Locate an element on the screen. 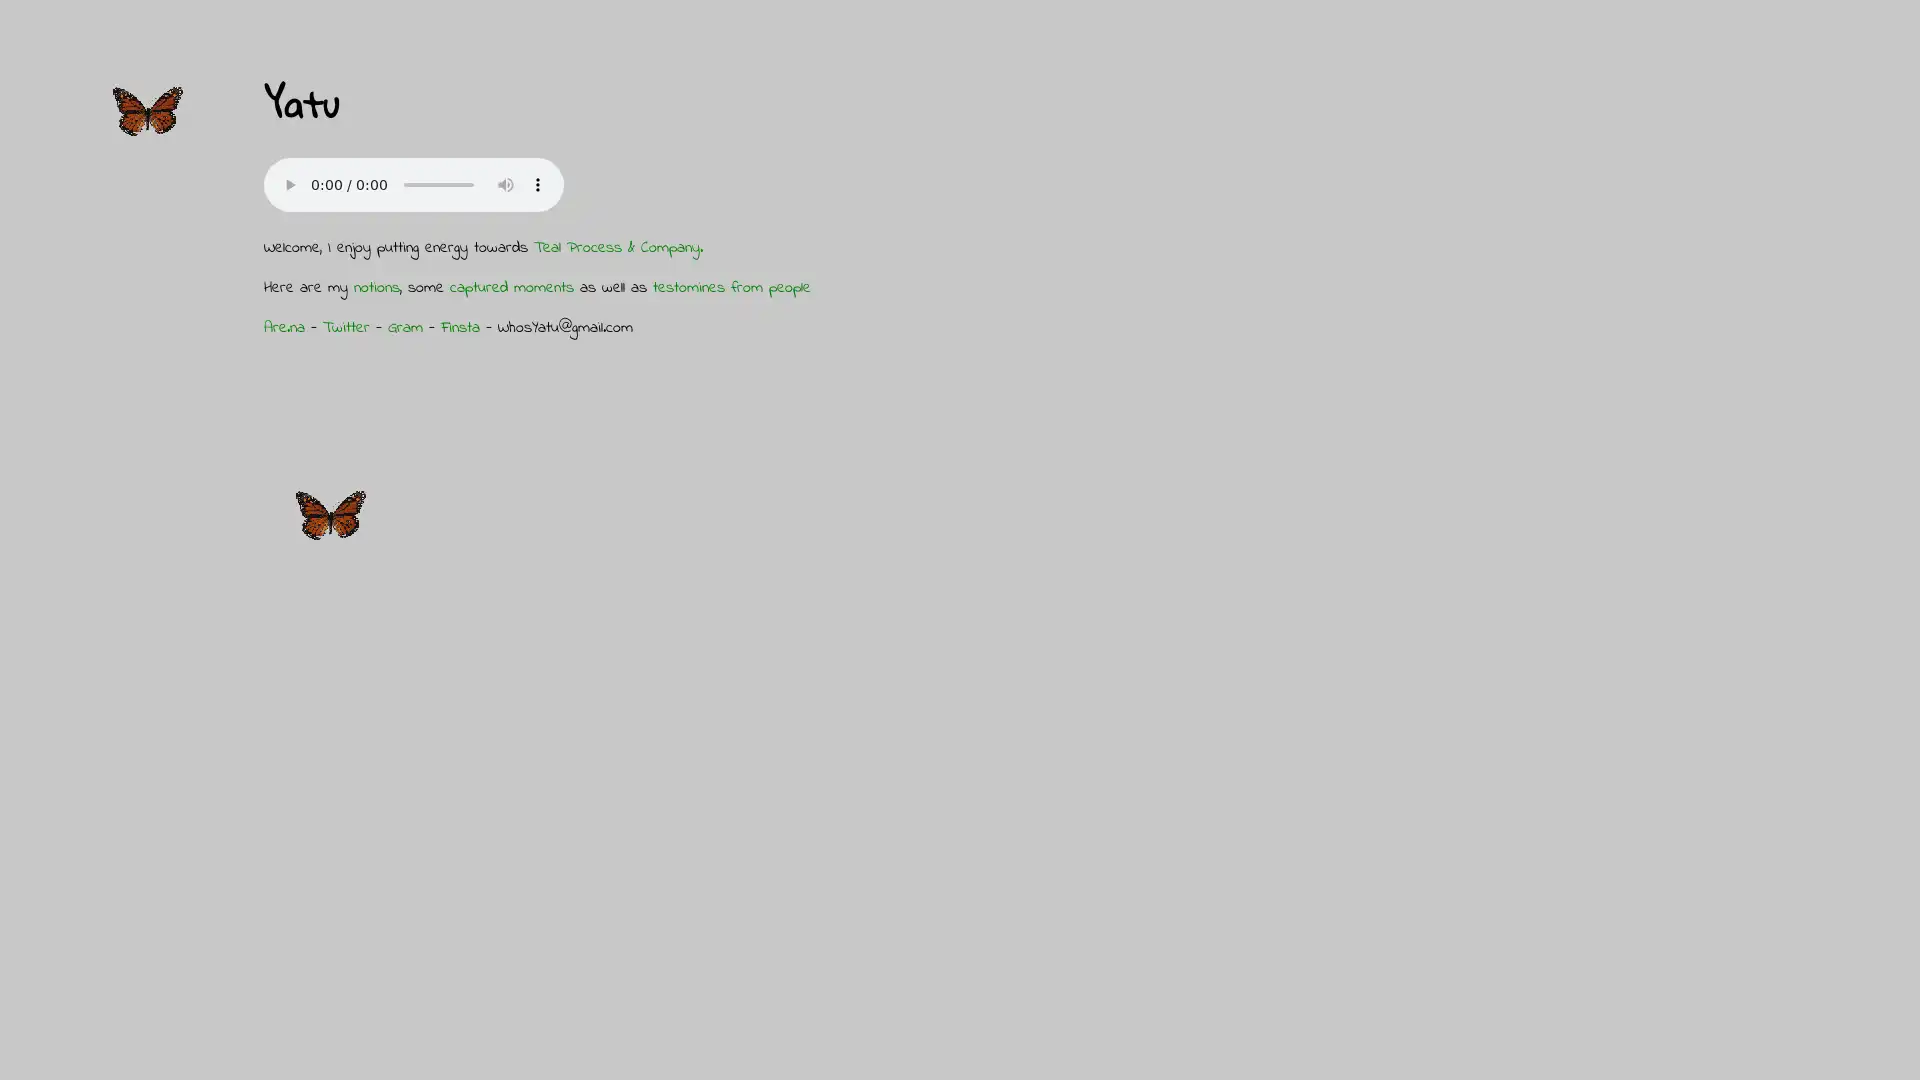 The height and width of the screenshot is (1080, 1920). play is located at coordinates (288, 184).